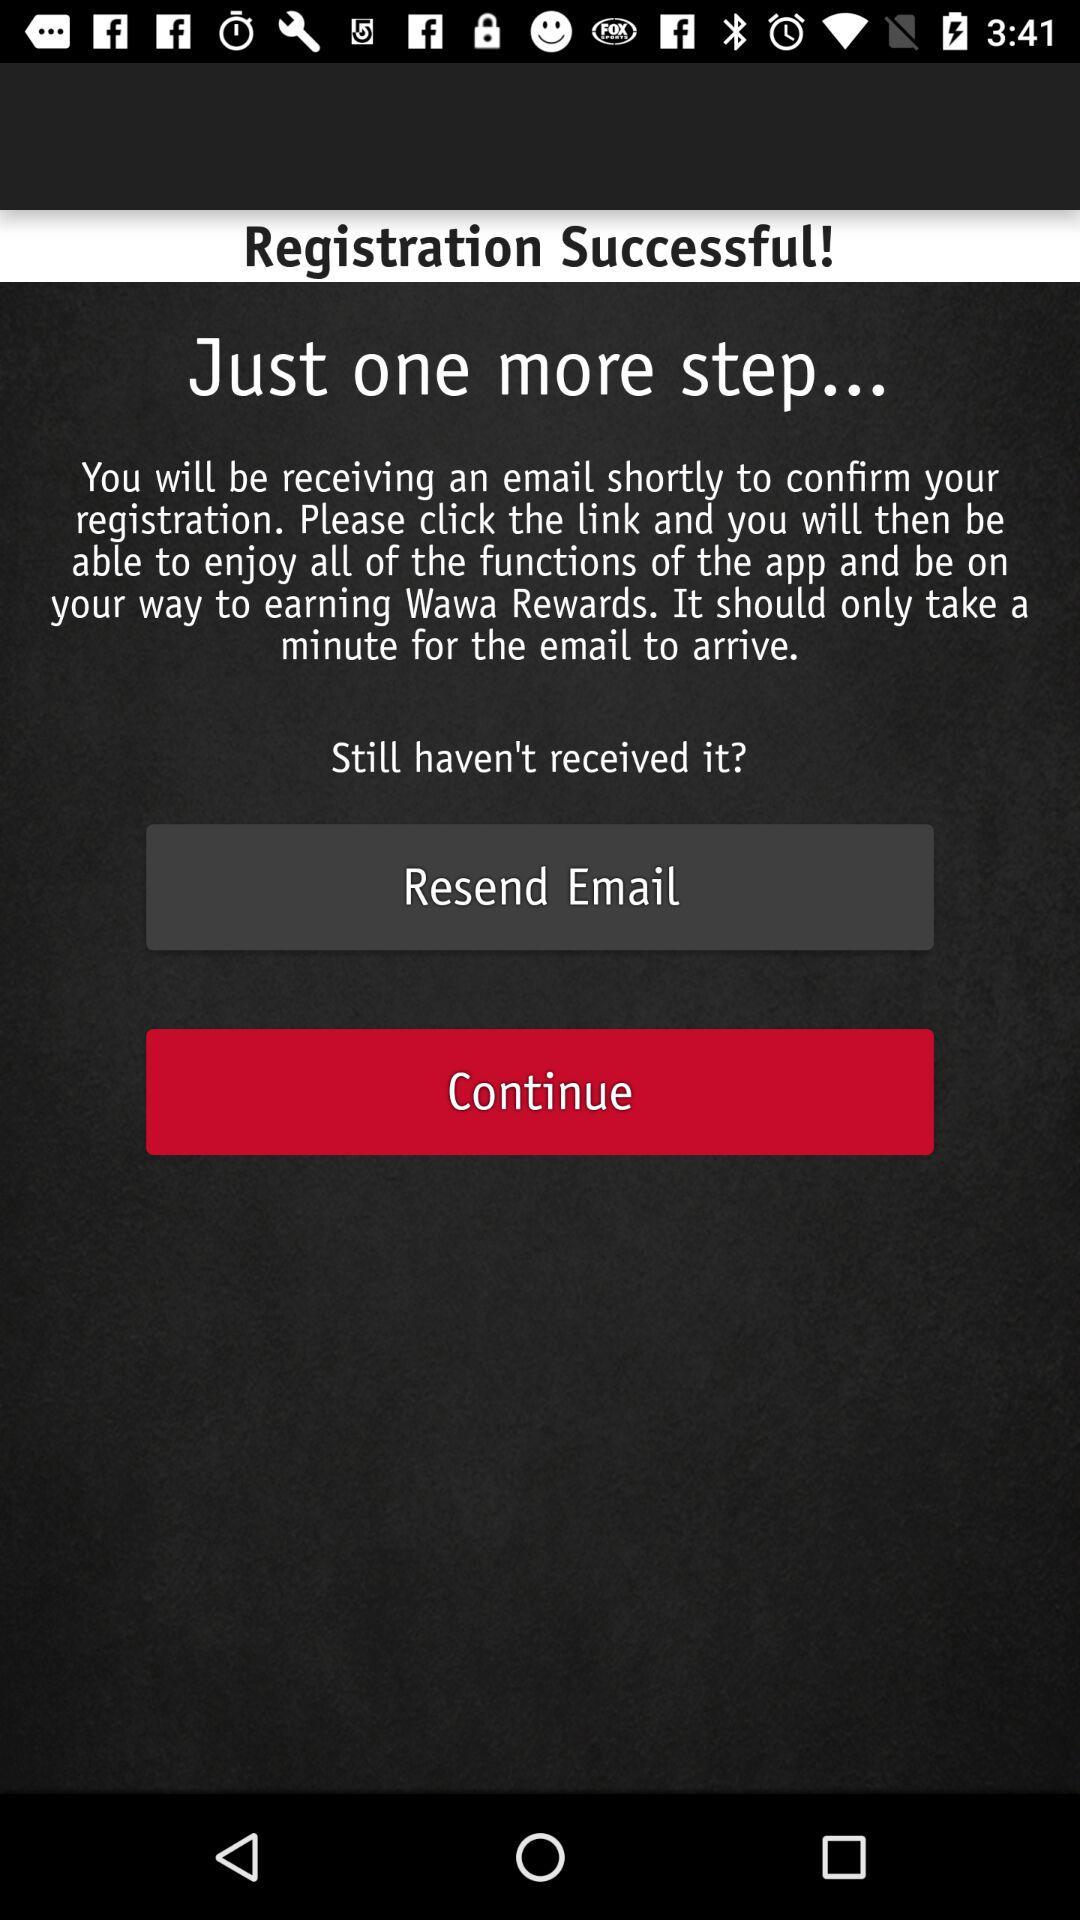 The image size is (1080, 1920). Describe the element at coordinates (540, 1090) in the screenshot. I see `the continue item` at that location.